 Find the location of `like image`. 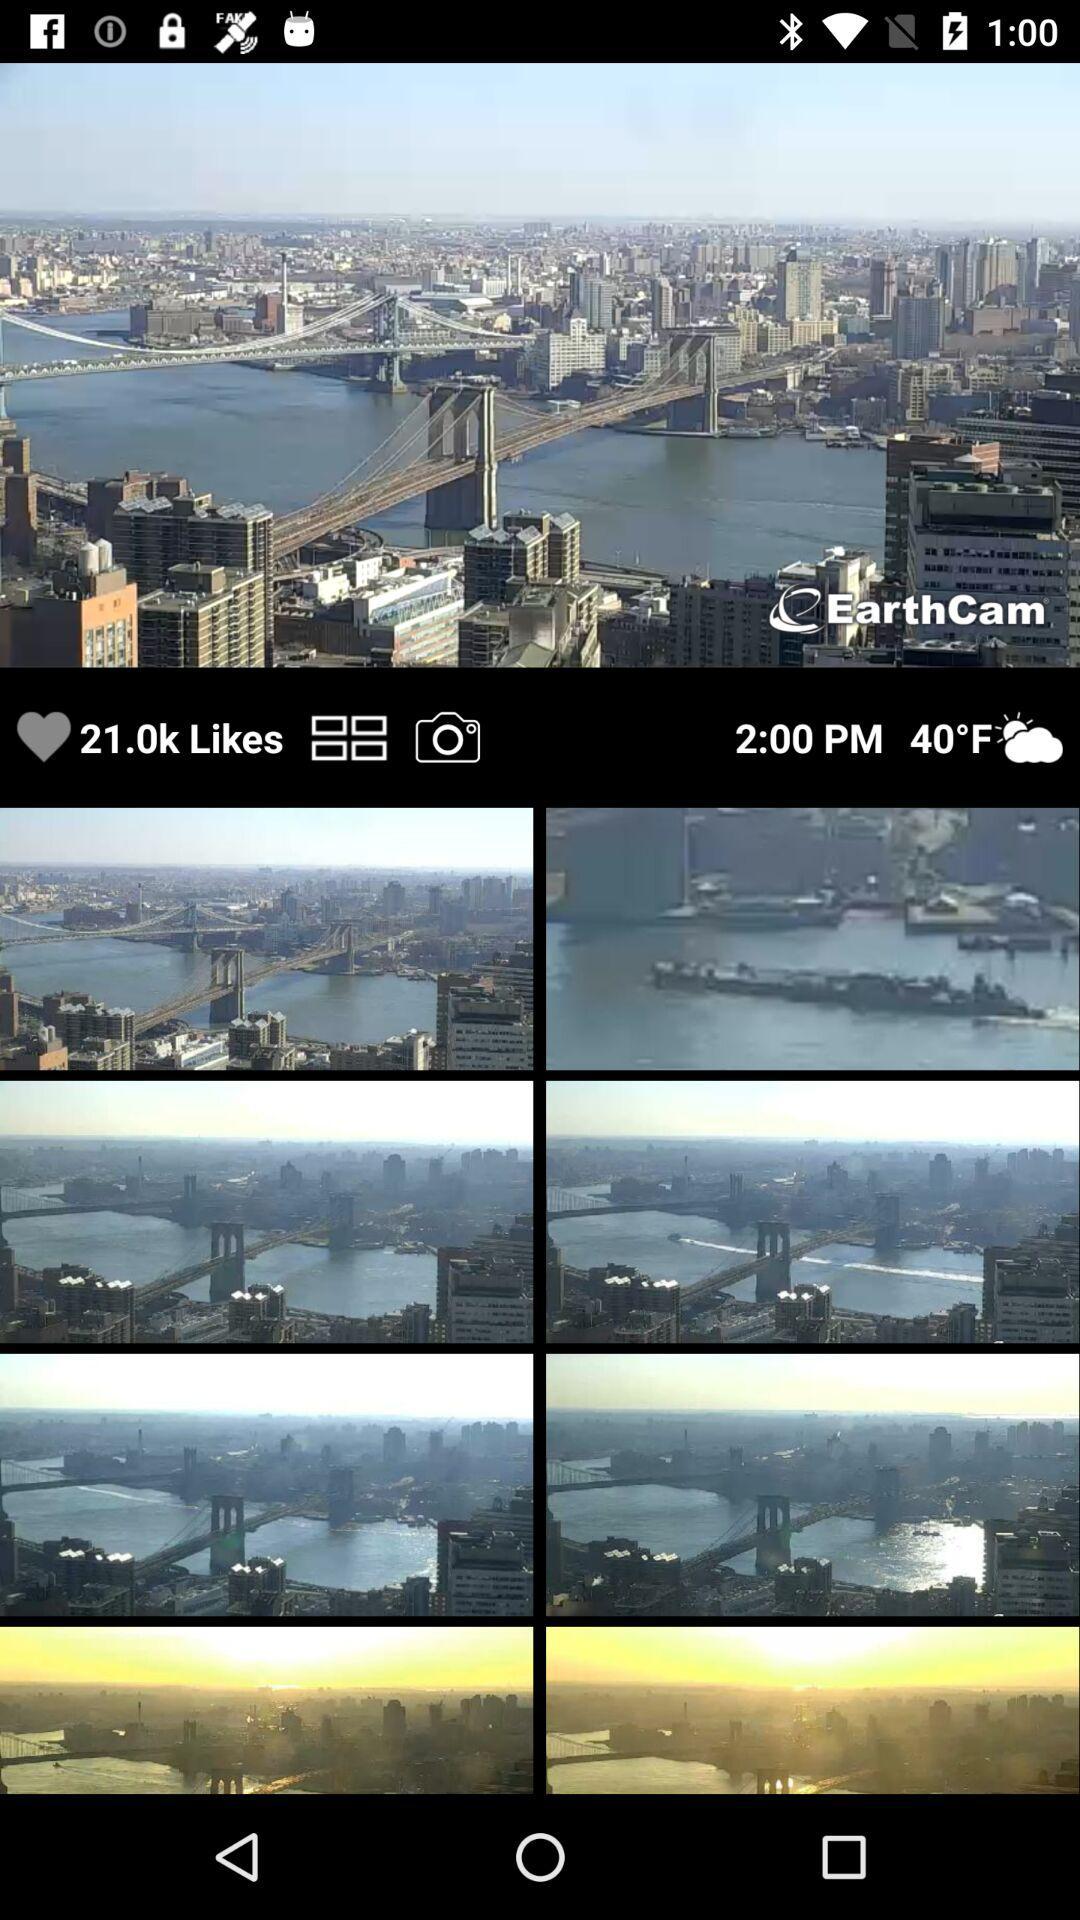

like image is located at coordinates (43, 736).